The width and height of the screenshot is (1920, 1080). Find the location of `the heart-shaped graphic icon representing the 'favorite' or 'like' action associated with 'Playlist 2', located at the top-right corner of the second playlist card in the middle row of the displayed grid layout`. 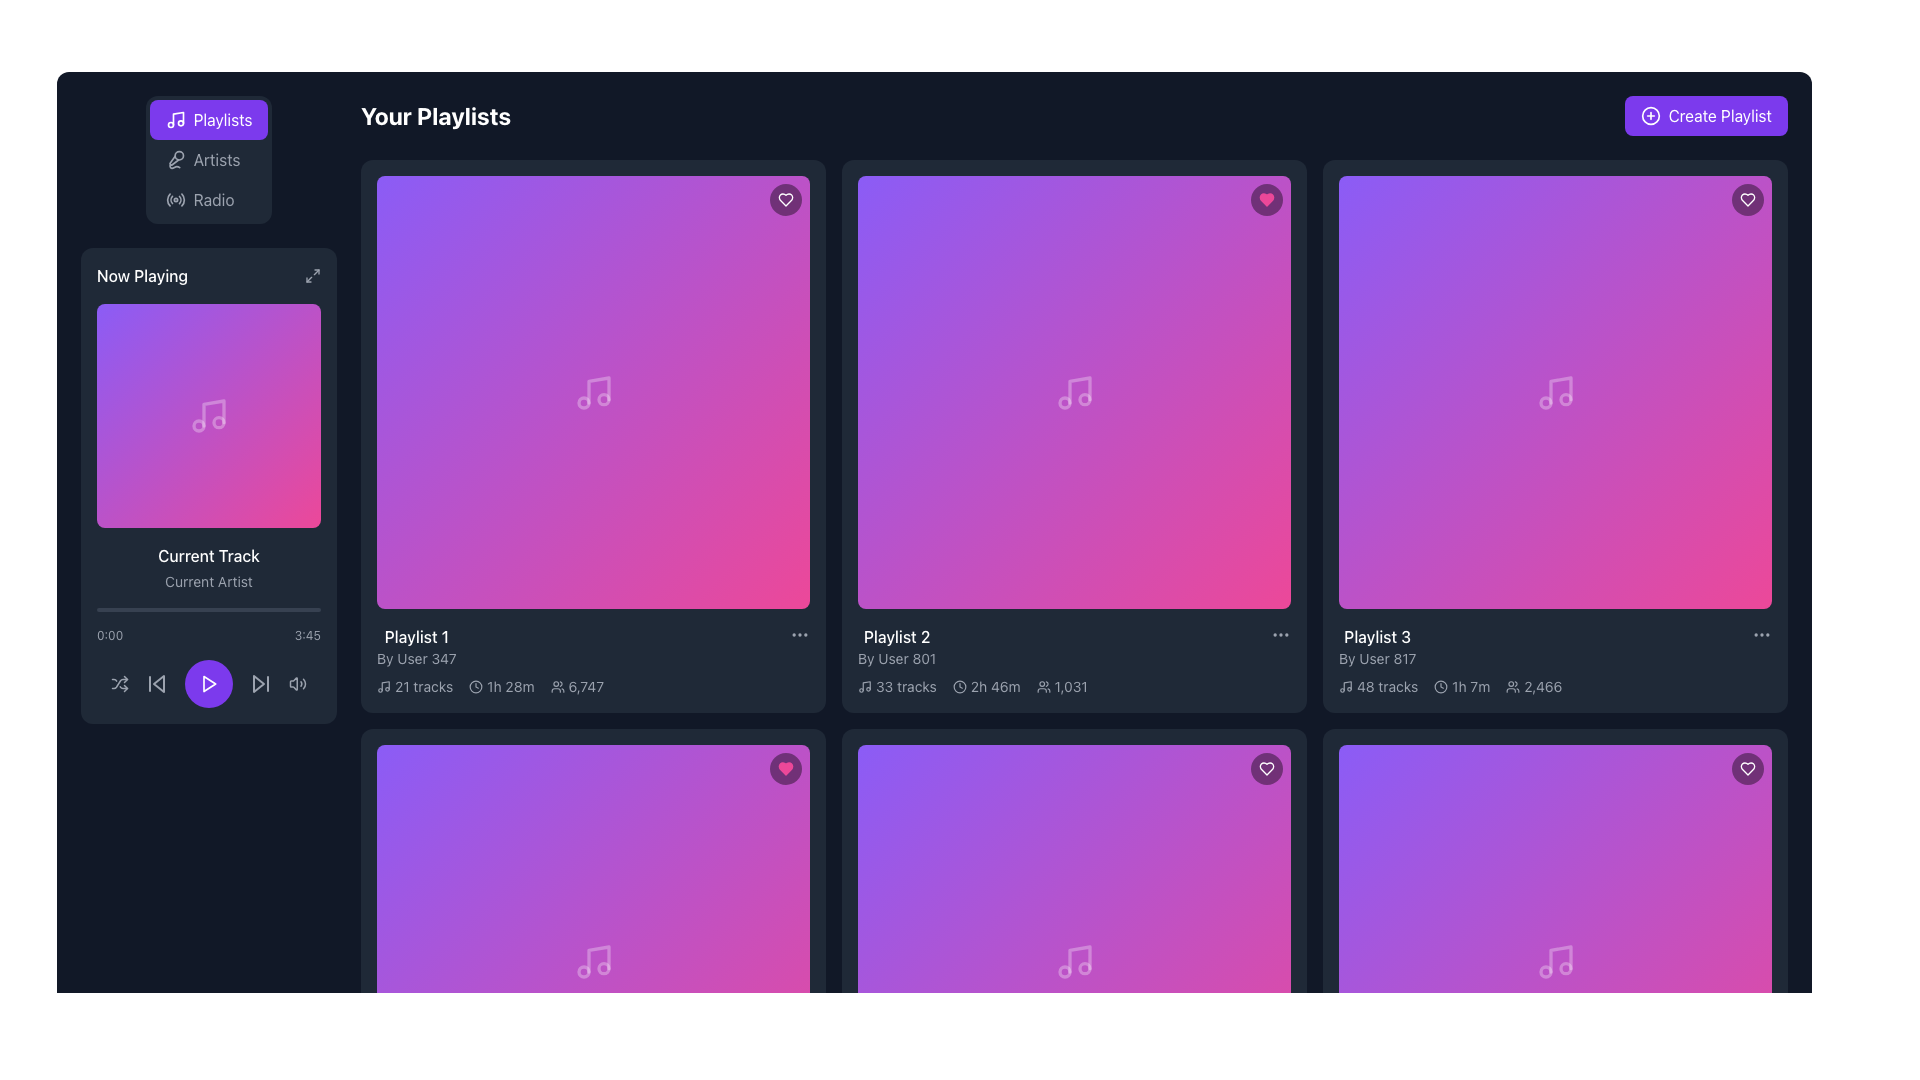

the heart-shaped graphic icon representing the 'favorite' or 'like' action associated with 'Playlist 2', located at the top-right corner of the second playlist card in the middle row of the displayed grid layout is located at coordinates (785, 767).